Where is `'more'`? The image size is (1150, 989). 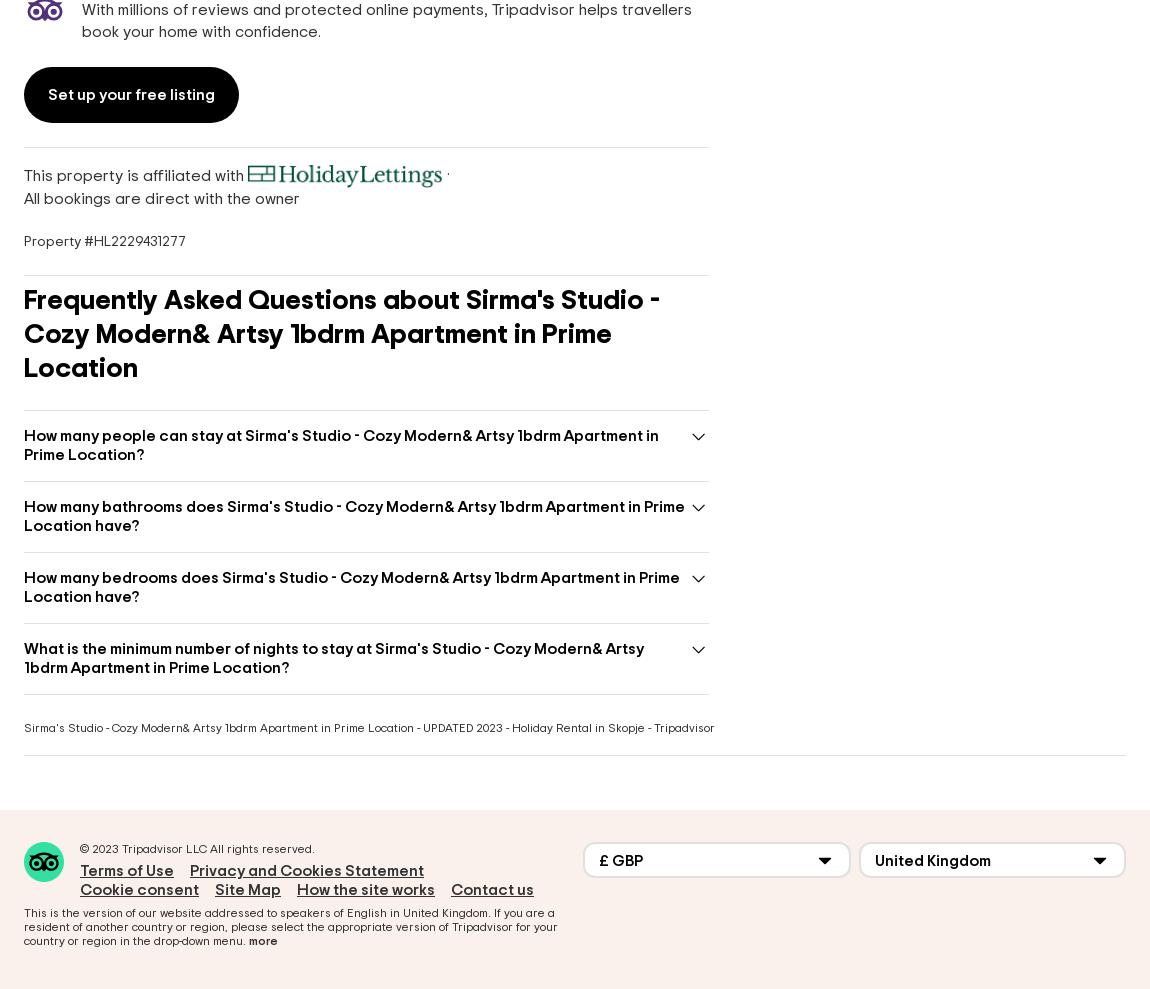 'more' is located at coordinates (262, 941).